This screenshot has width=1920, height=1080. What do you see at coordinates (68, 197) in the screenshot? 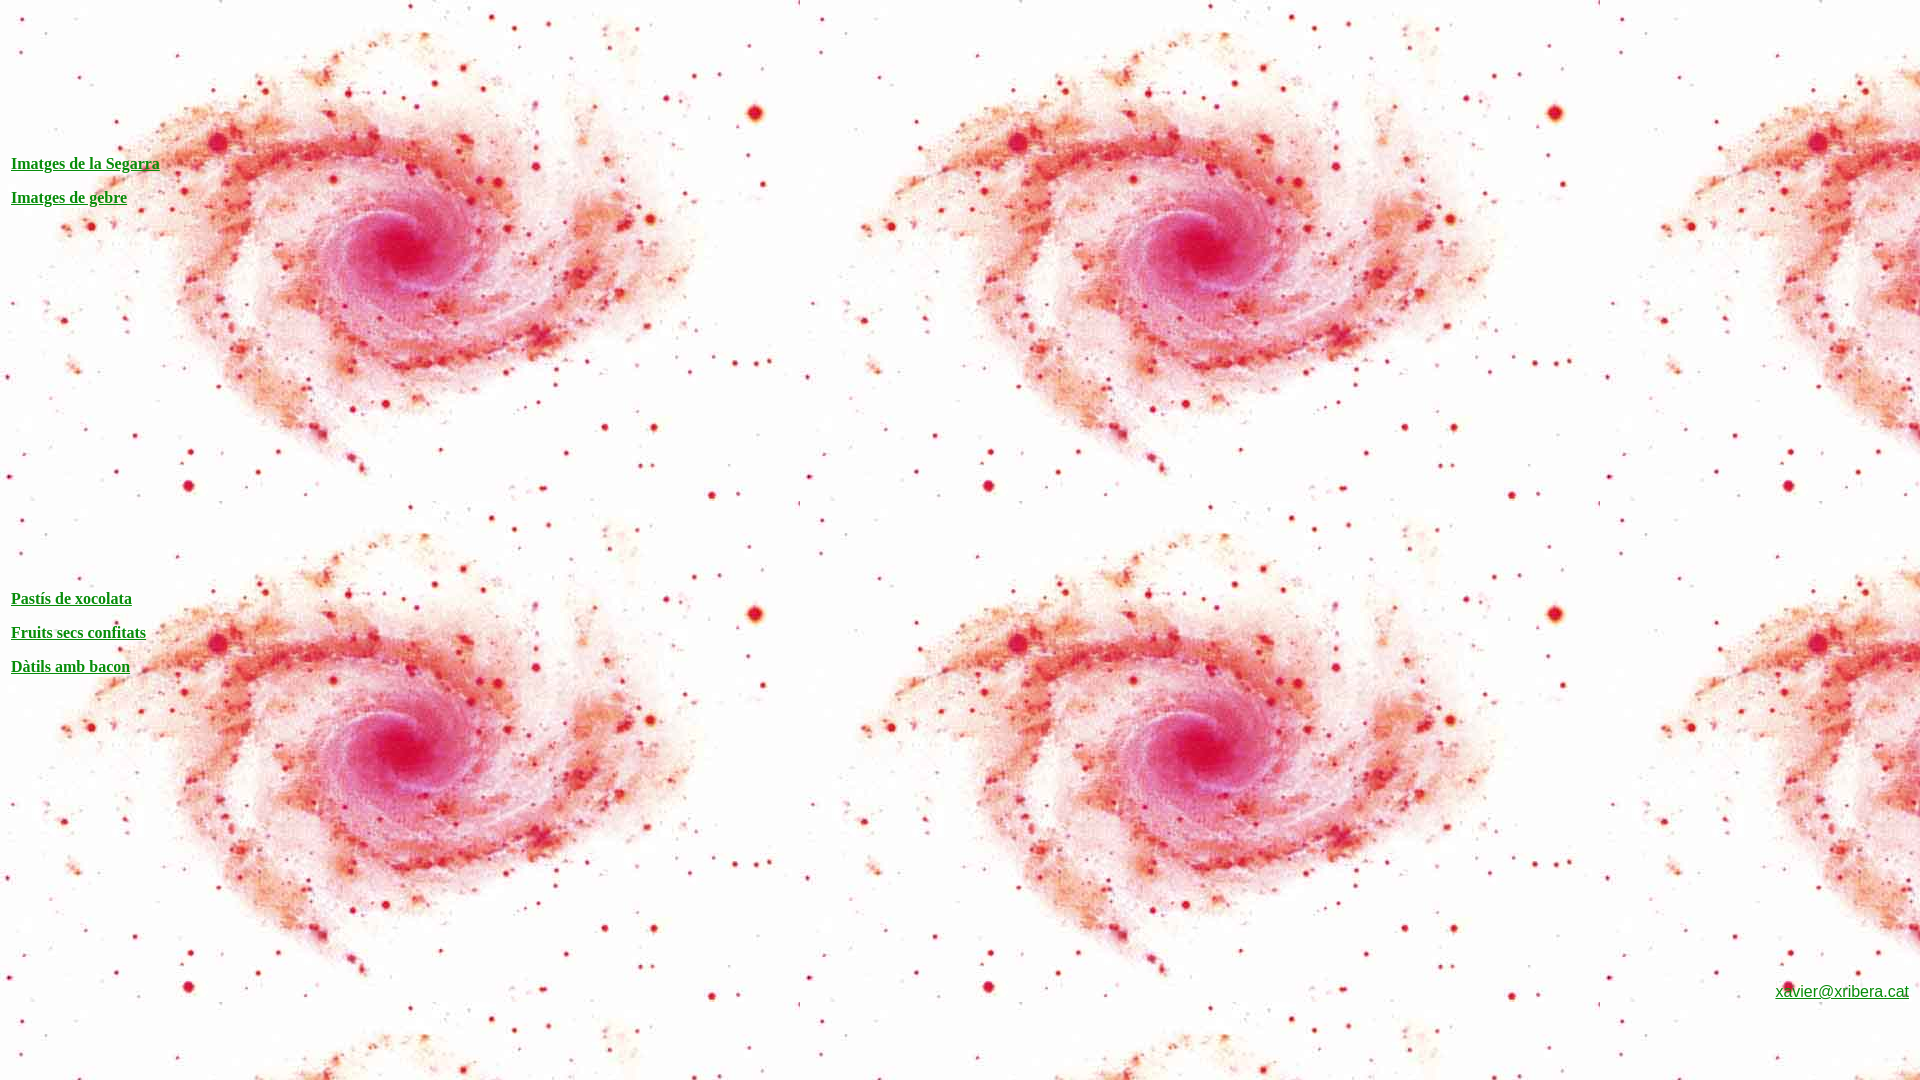
I see `'Imatges de gebre'` at bounding box center [68, 197].